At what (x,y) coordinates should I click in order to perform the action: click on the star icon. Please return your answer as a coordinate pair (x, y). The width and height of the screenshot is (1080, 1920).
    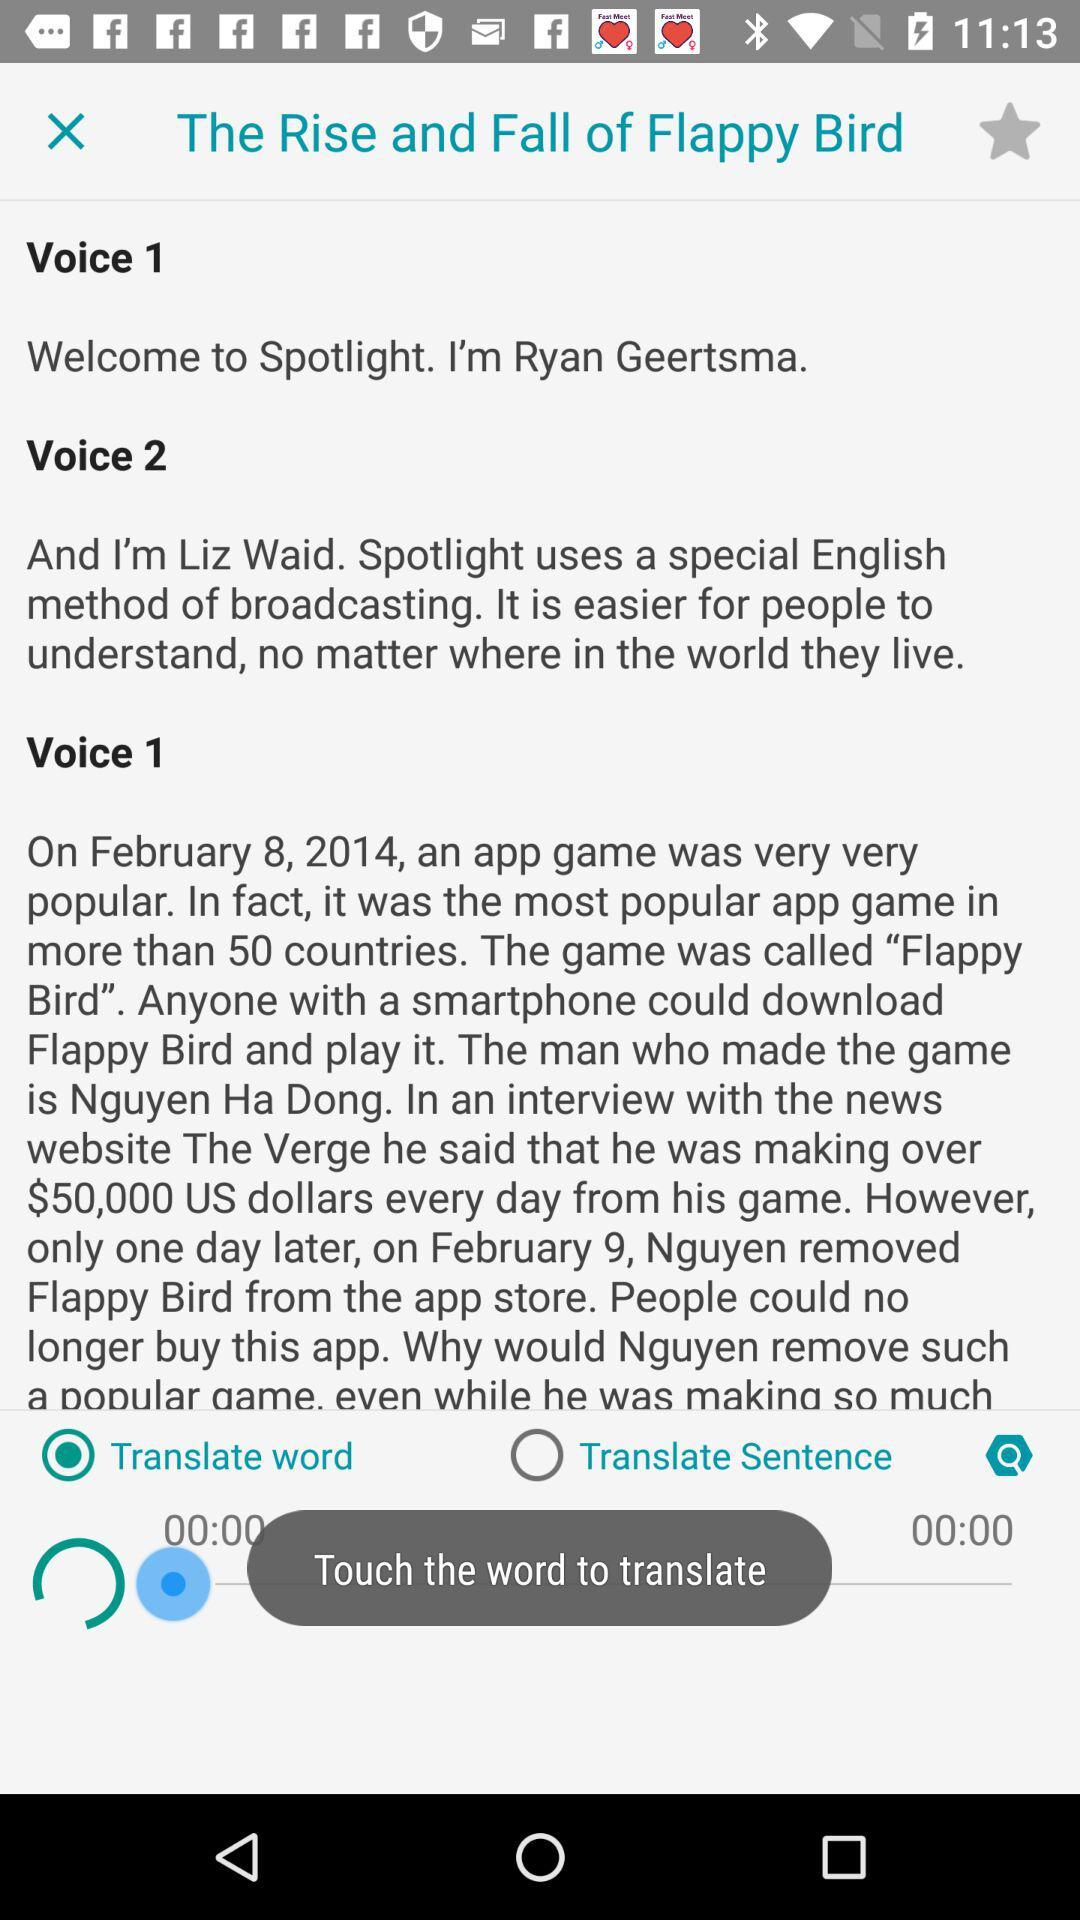
    Looking at the image, I should click on (1009, 129).